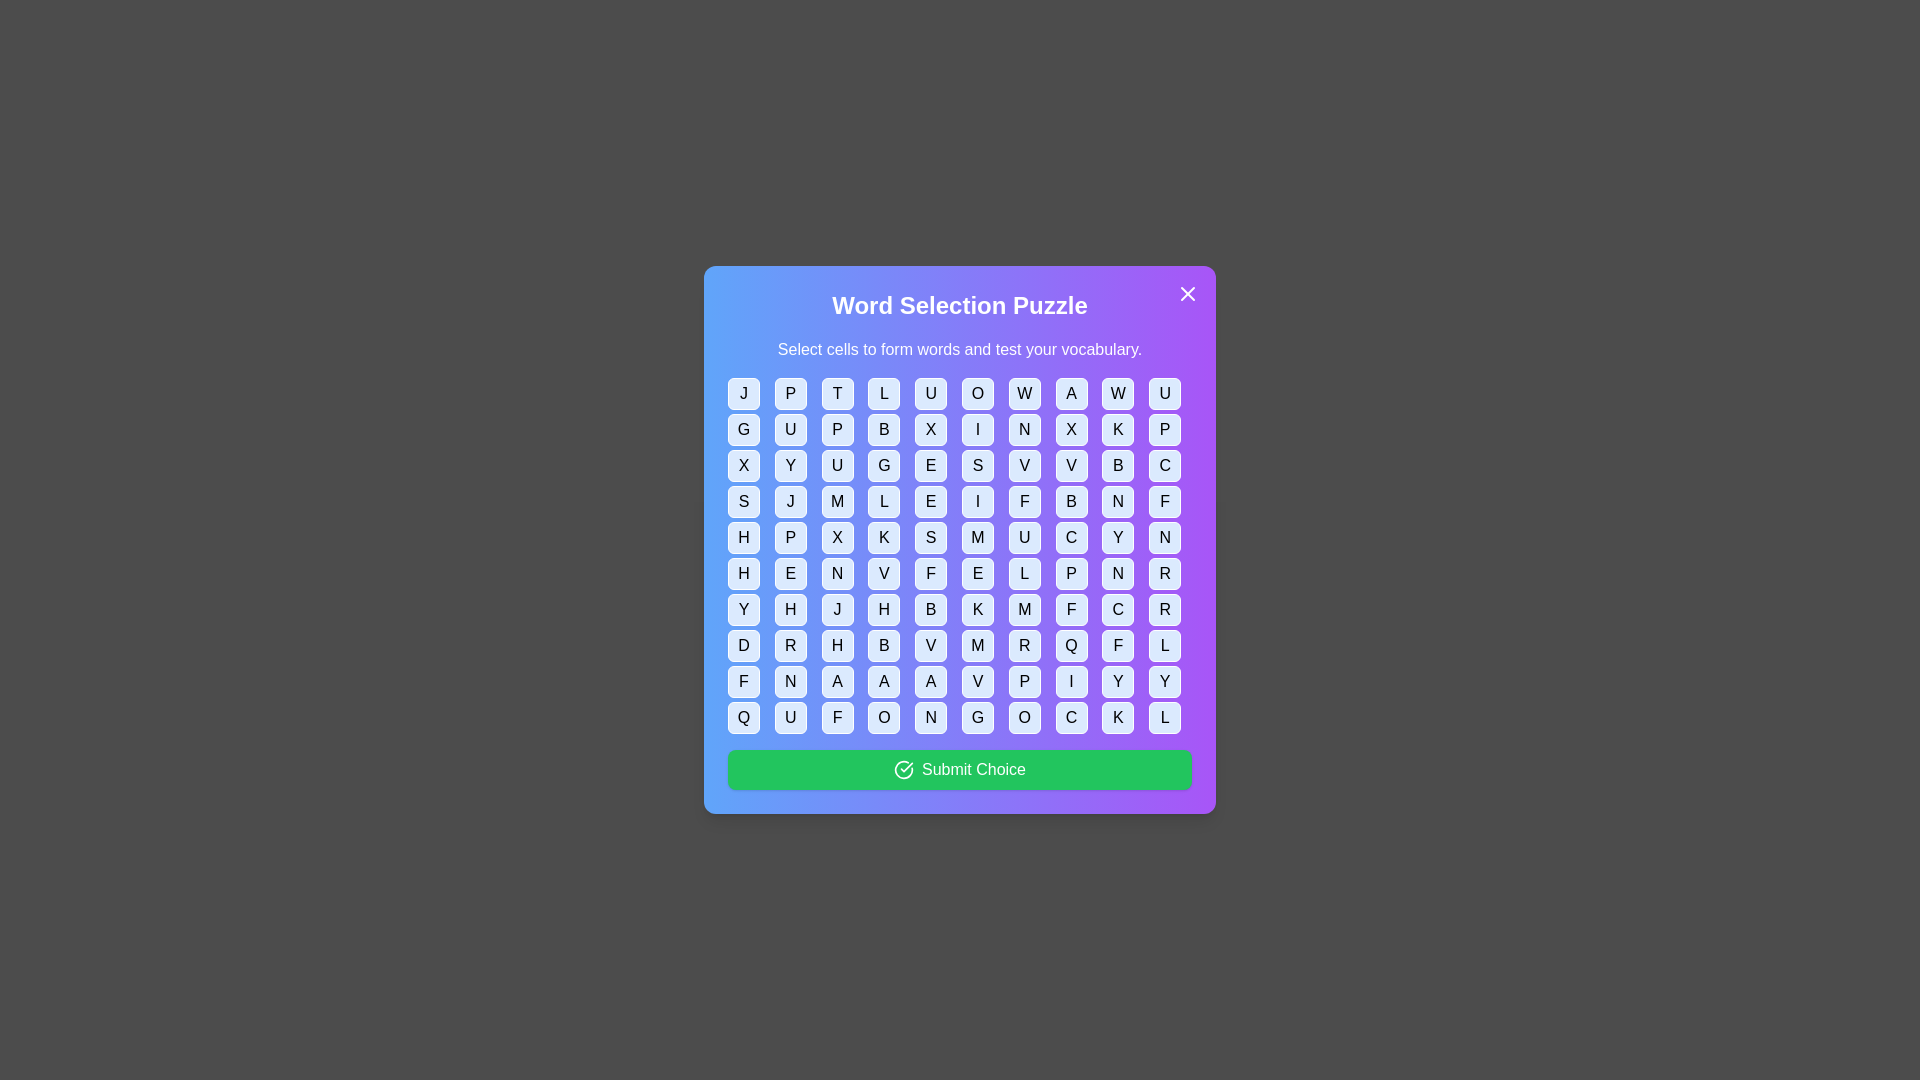 The height and width of the screenshot is (1080, 1920). What do you see at coordinates (960, 305) in the screenshot?
I see `the title text 'Word Selection Puzzle' displayed at the top of the dialog` at bounding box center [960, 305].